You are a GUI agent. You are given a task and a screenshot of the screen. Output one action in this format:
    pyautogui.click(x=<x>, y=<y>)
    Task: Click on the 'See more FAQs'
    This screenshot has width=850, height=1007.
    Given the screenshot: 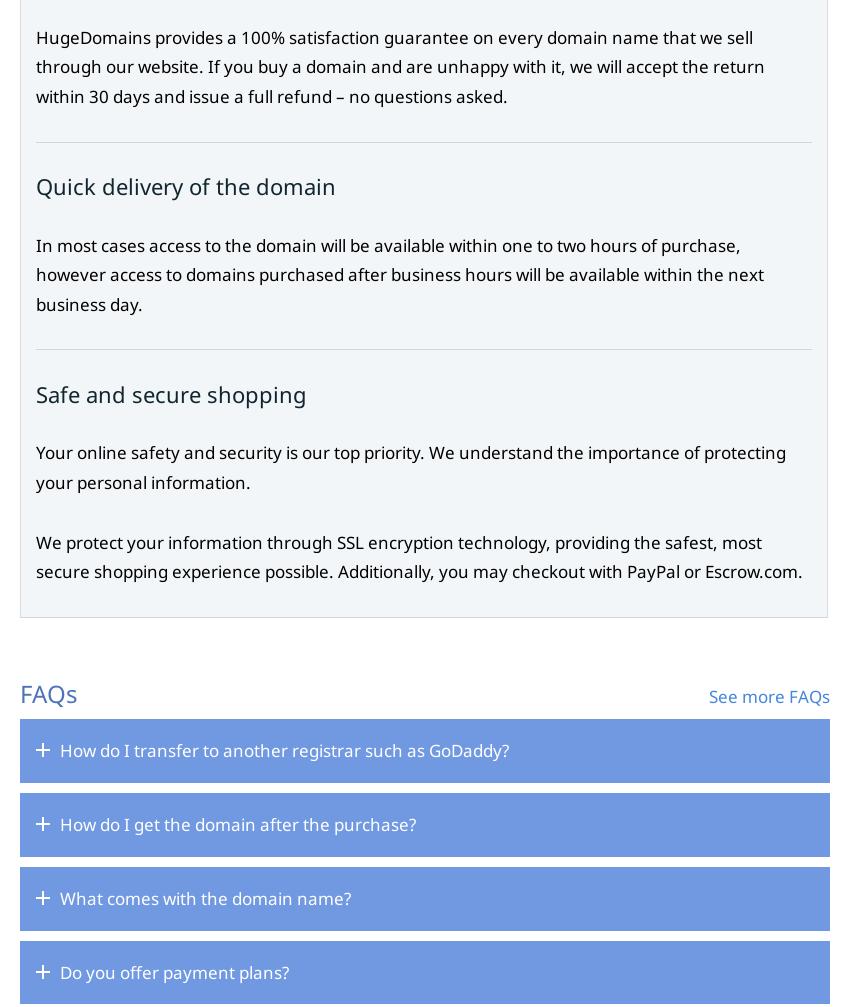 What is the action you would take?
    pyautogui.click(x=768, y=695)
    